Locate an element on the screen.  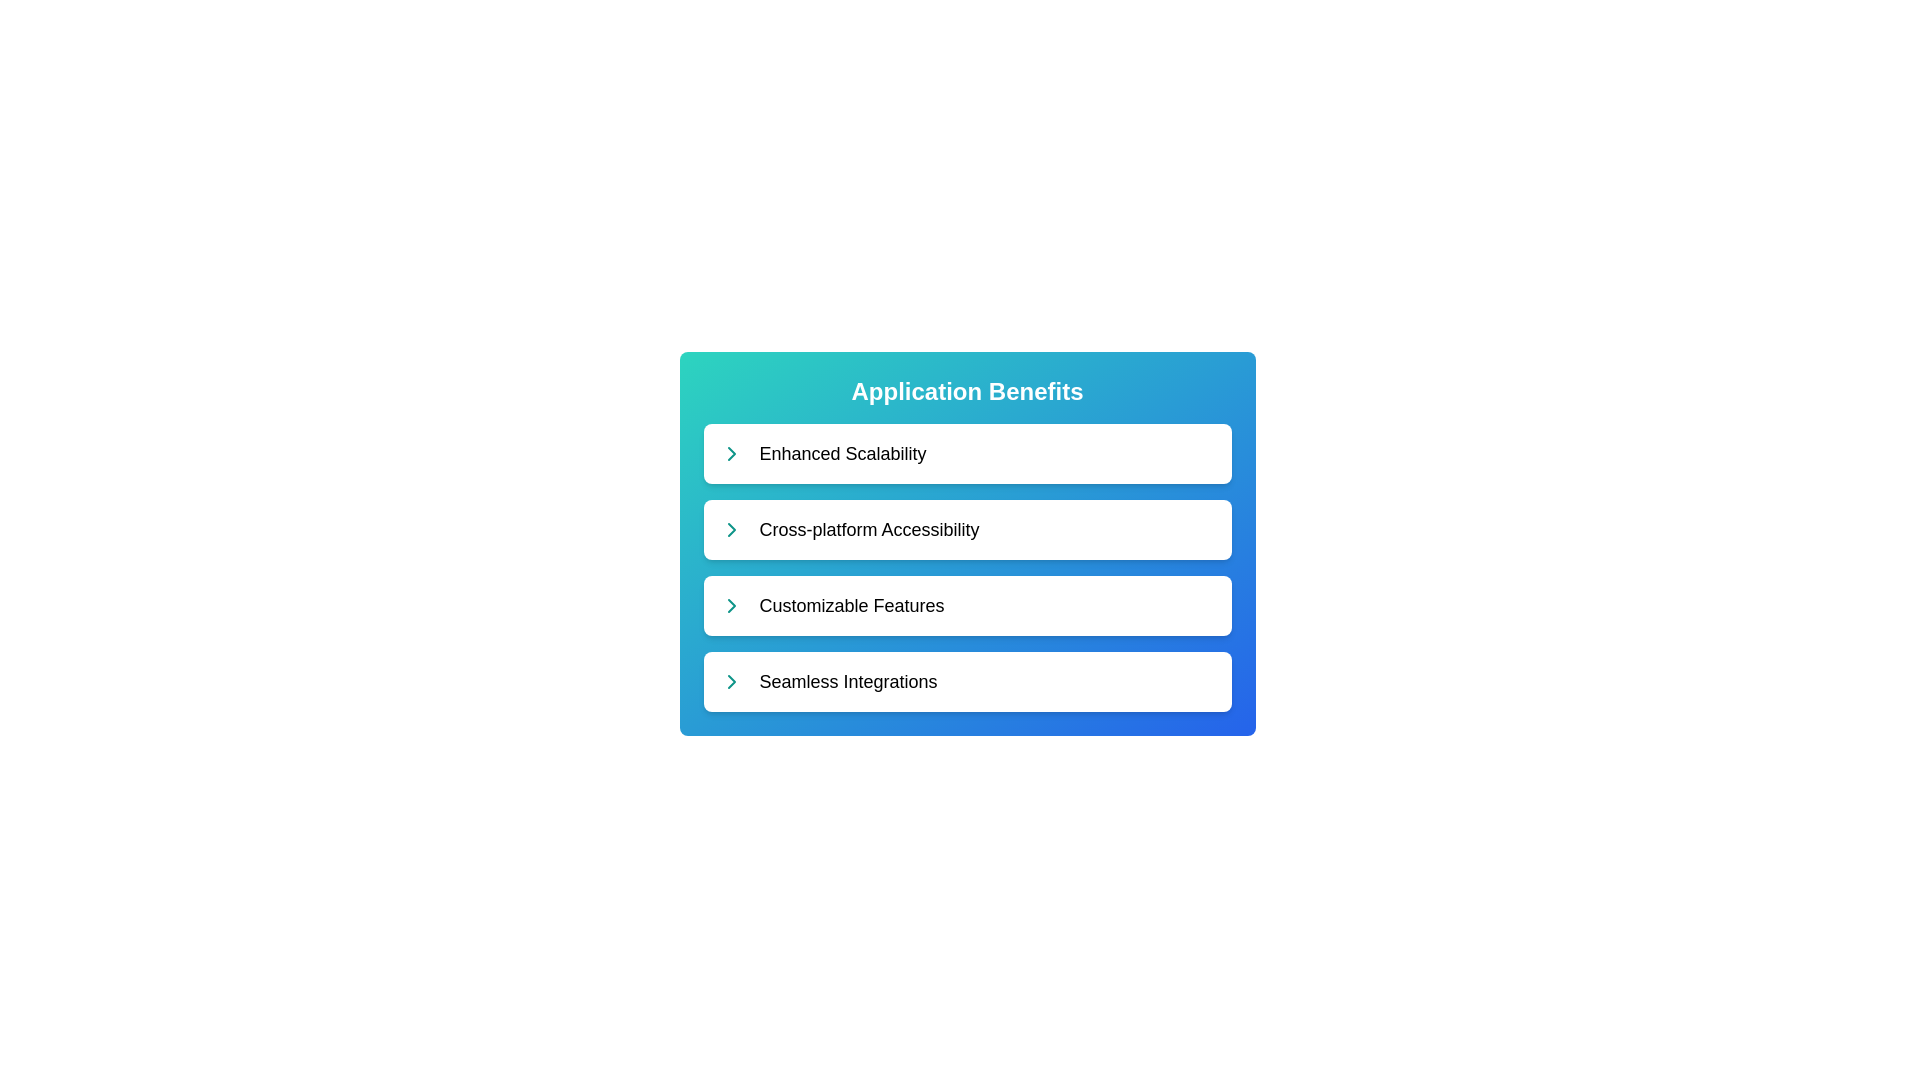
text of the label positioned vertically in the list between 'Enhanced Scalability' and 'Customizable Features' is located at coordinates (869, 528).